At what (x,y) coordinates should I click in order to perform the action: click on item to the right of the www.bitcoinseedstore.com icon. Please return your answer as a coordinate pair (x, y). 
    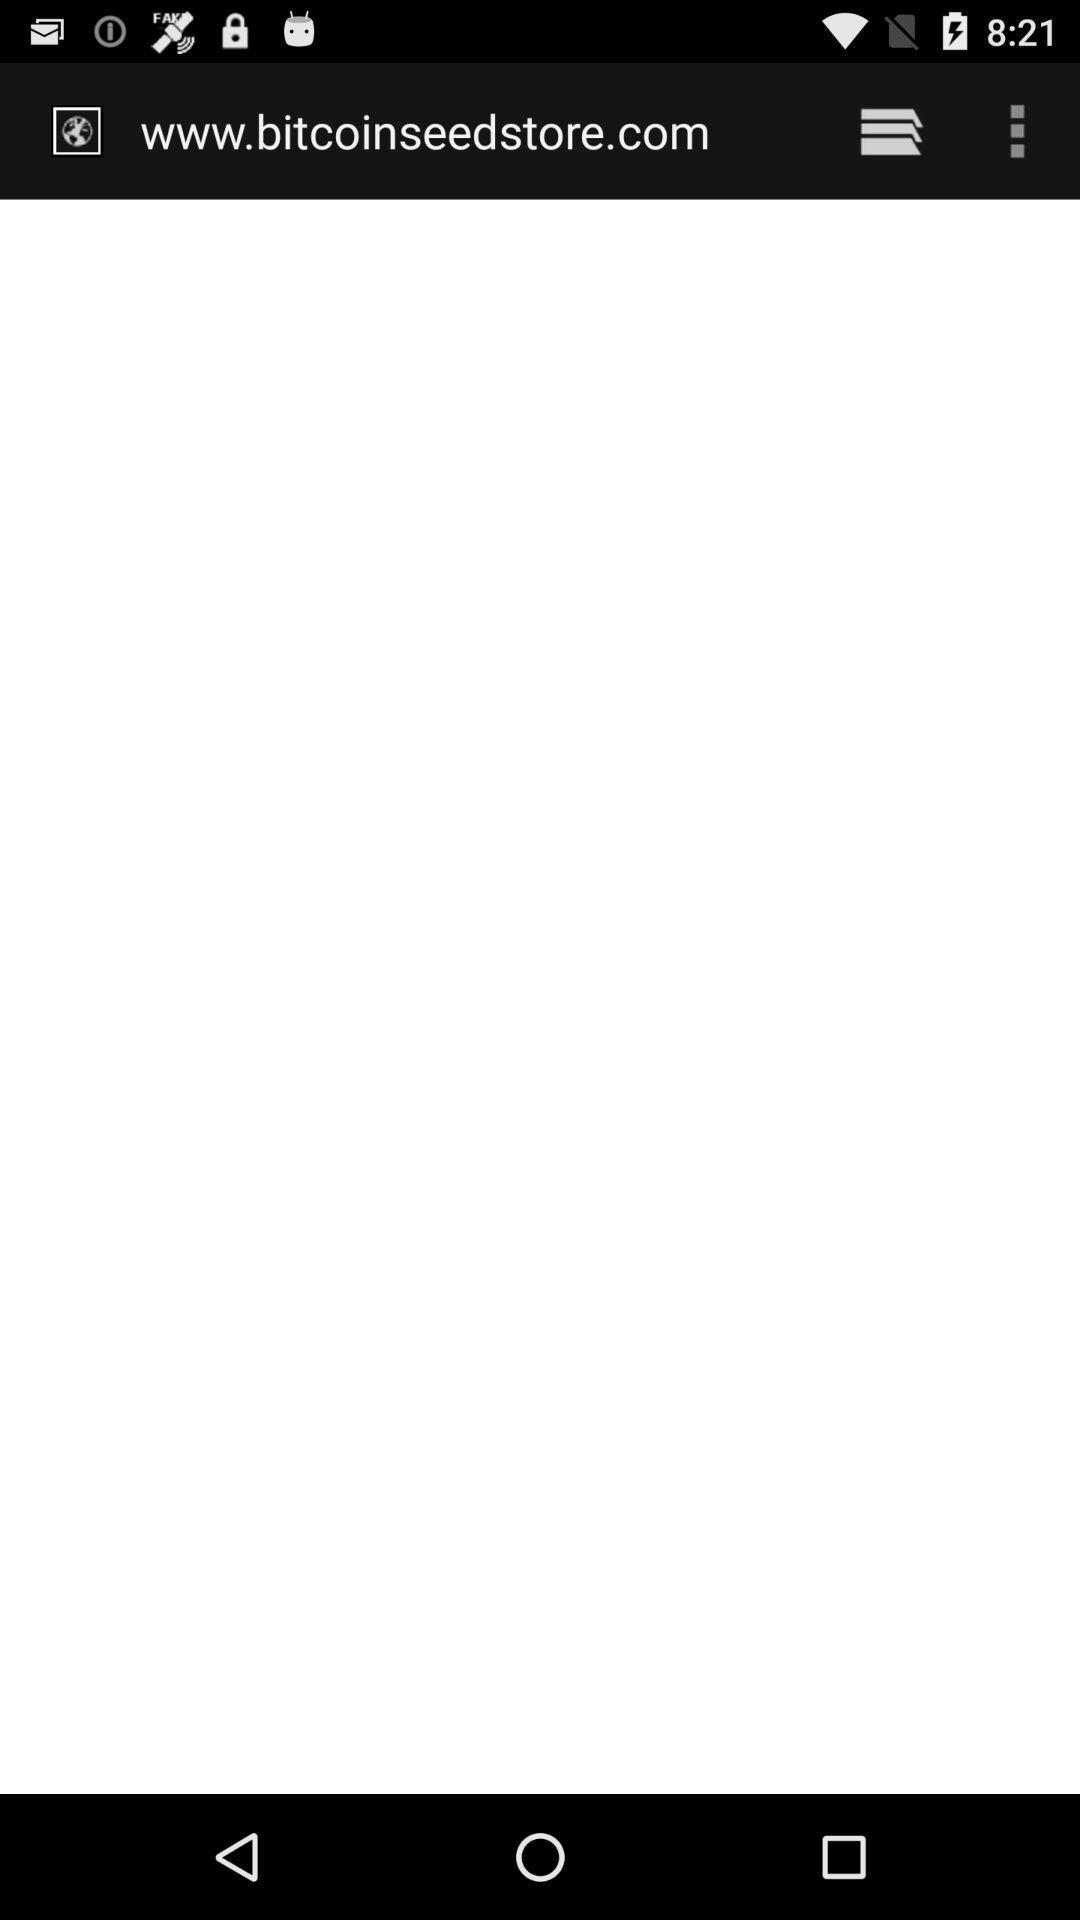
    Looking at the image, I should click on (890, 130).